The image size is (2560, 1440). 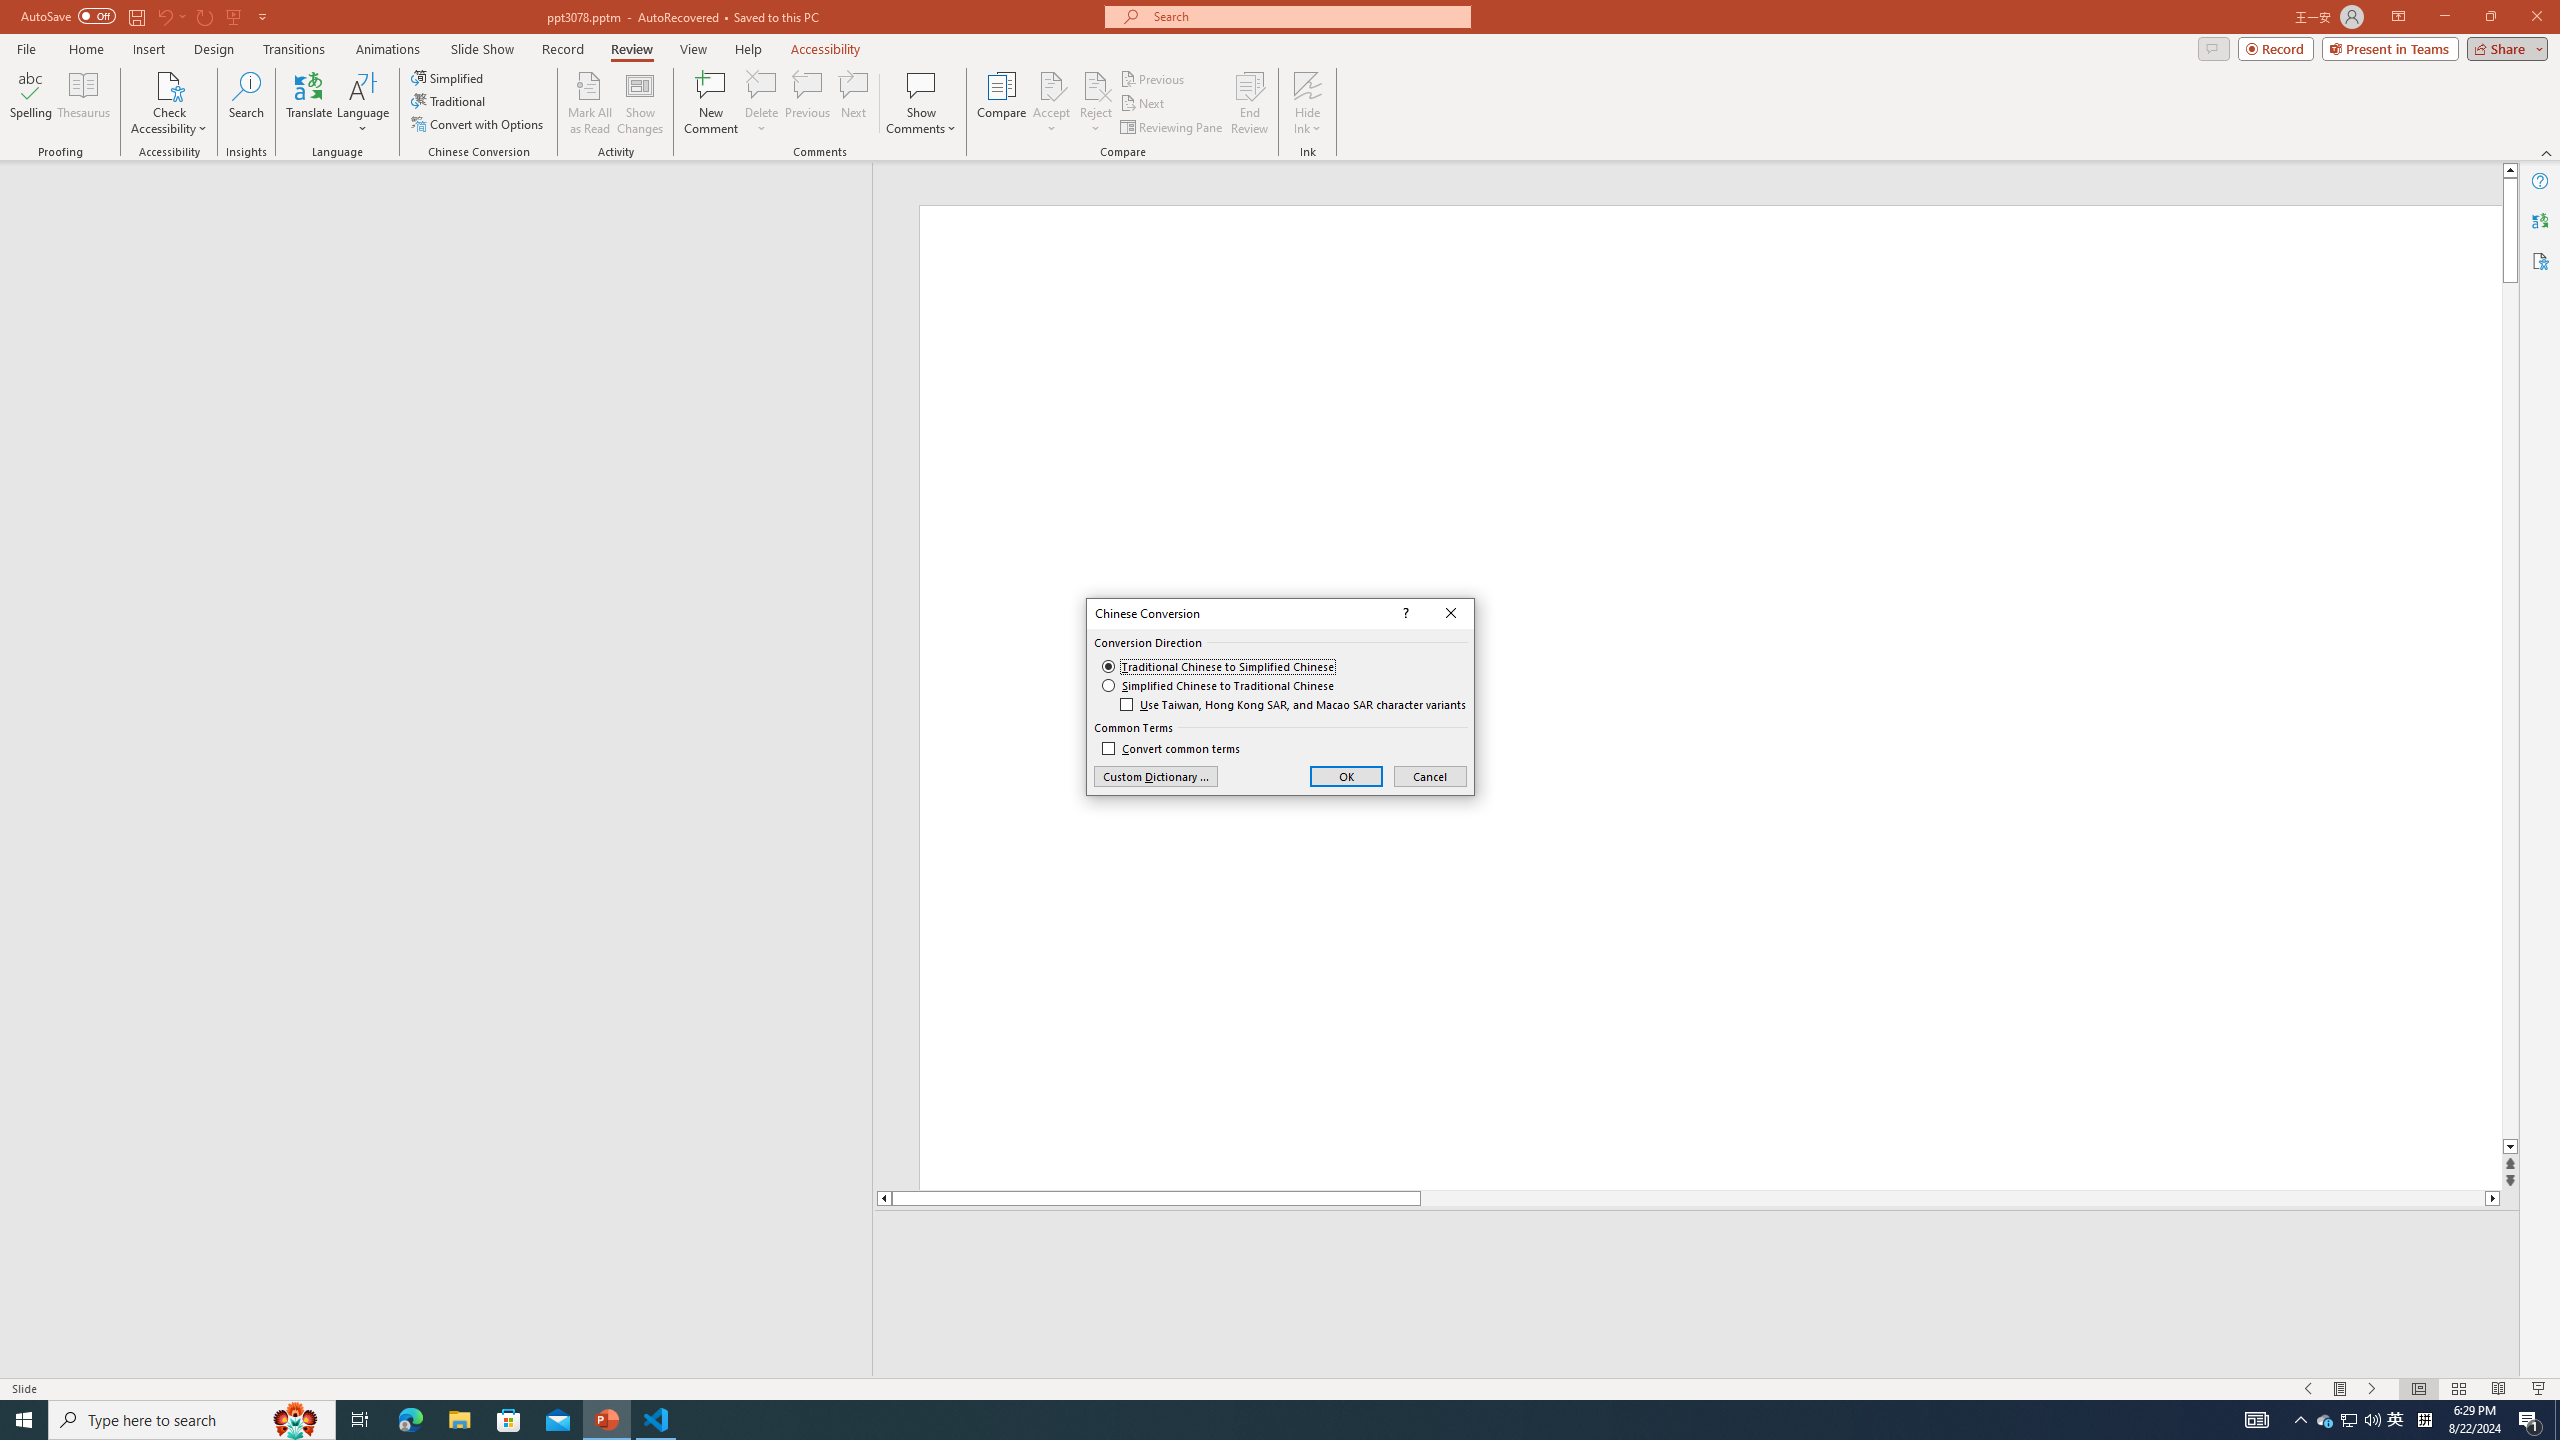 I want to click on 'Reject Change', so click(x=1094, y=84).